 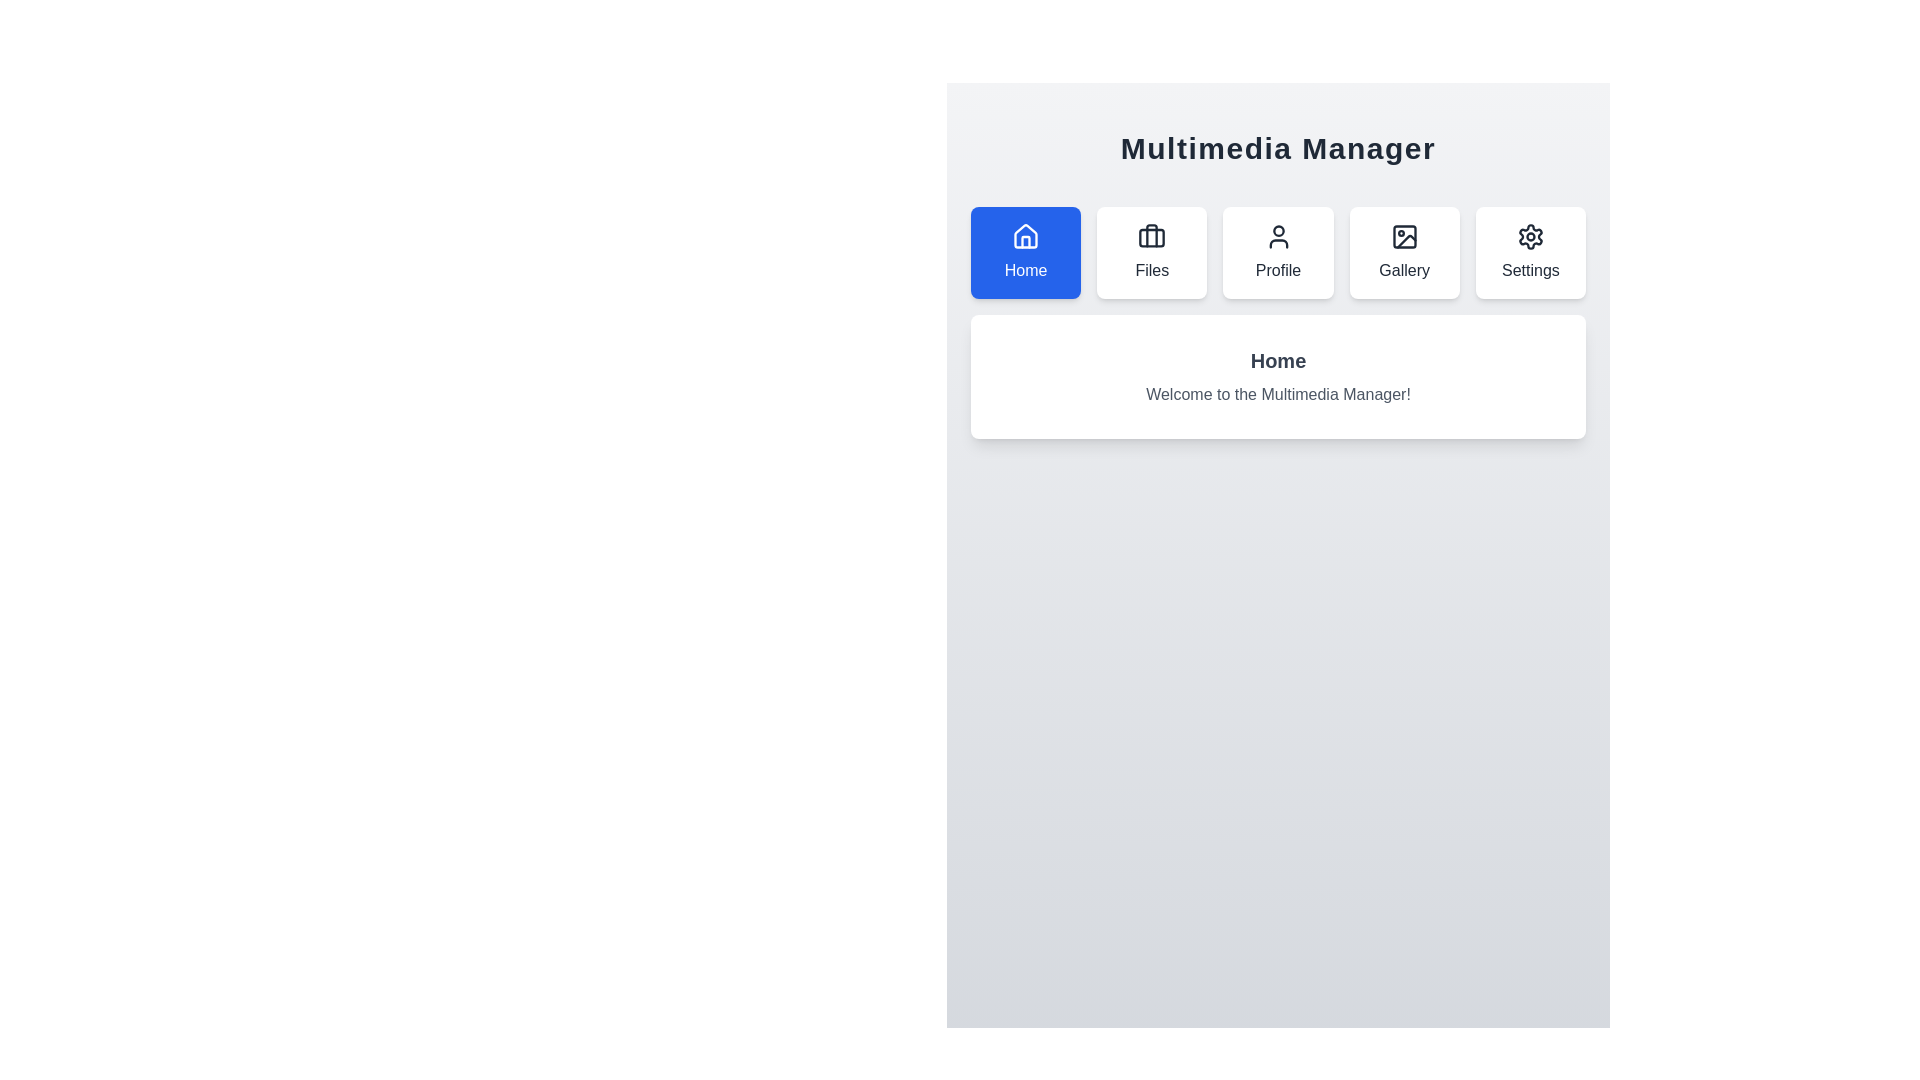 I want to click on the lower part of the user profile icon located within the 'Profile' tab in the top navigation bar, so click(x=1277, y=242).